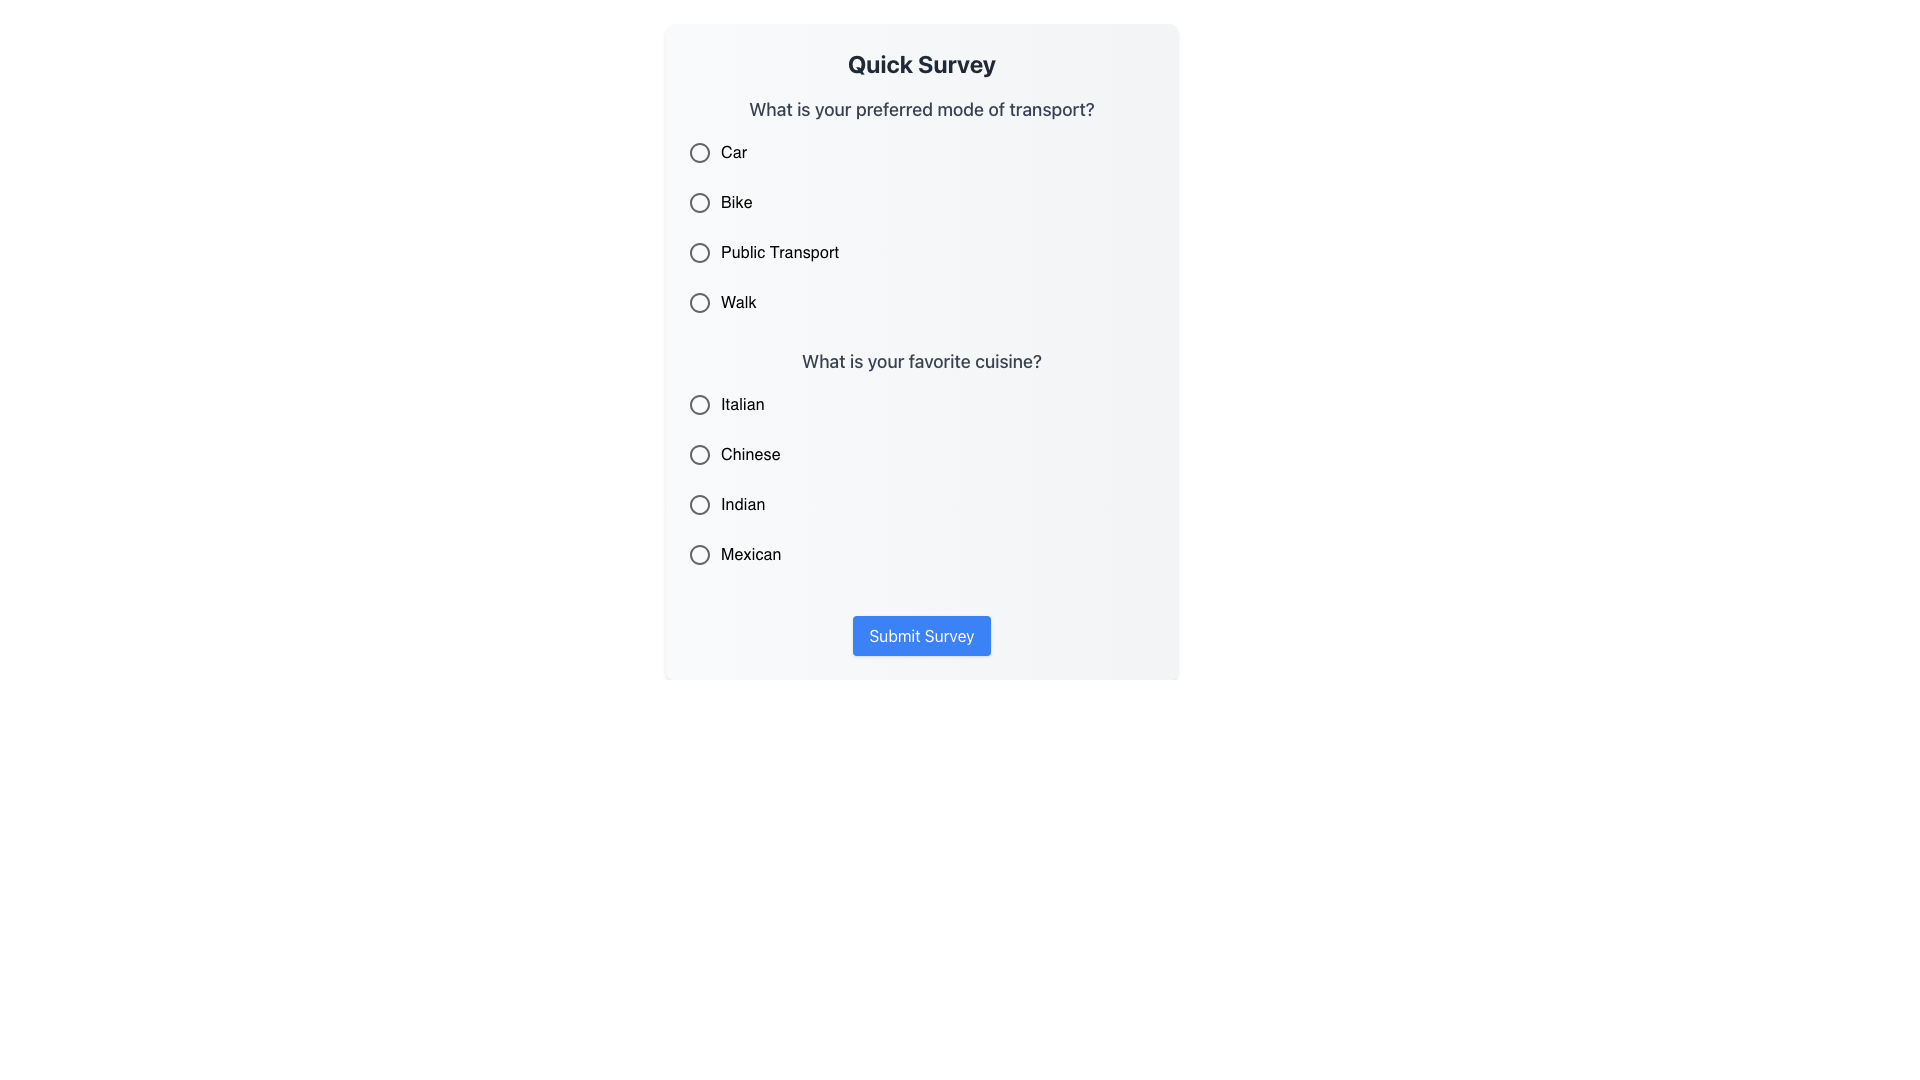 The image size is (1920, 1080). Describe the element at coordinates (920, 462) in the screenshot. I see `a radio button within the Form section of the survey card` at that location.